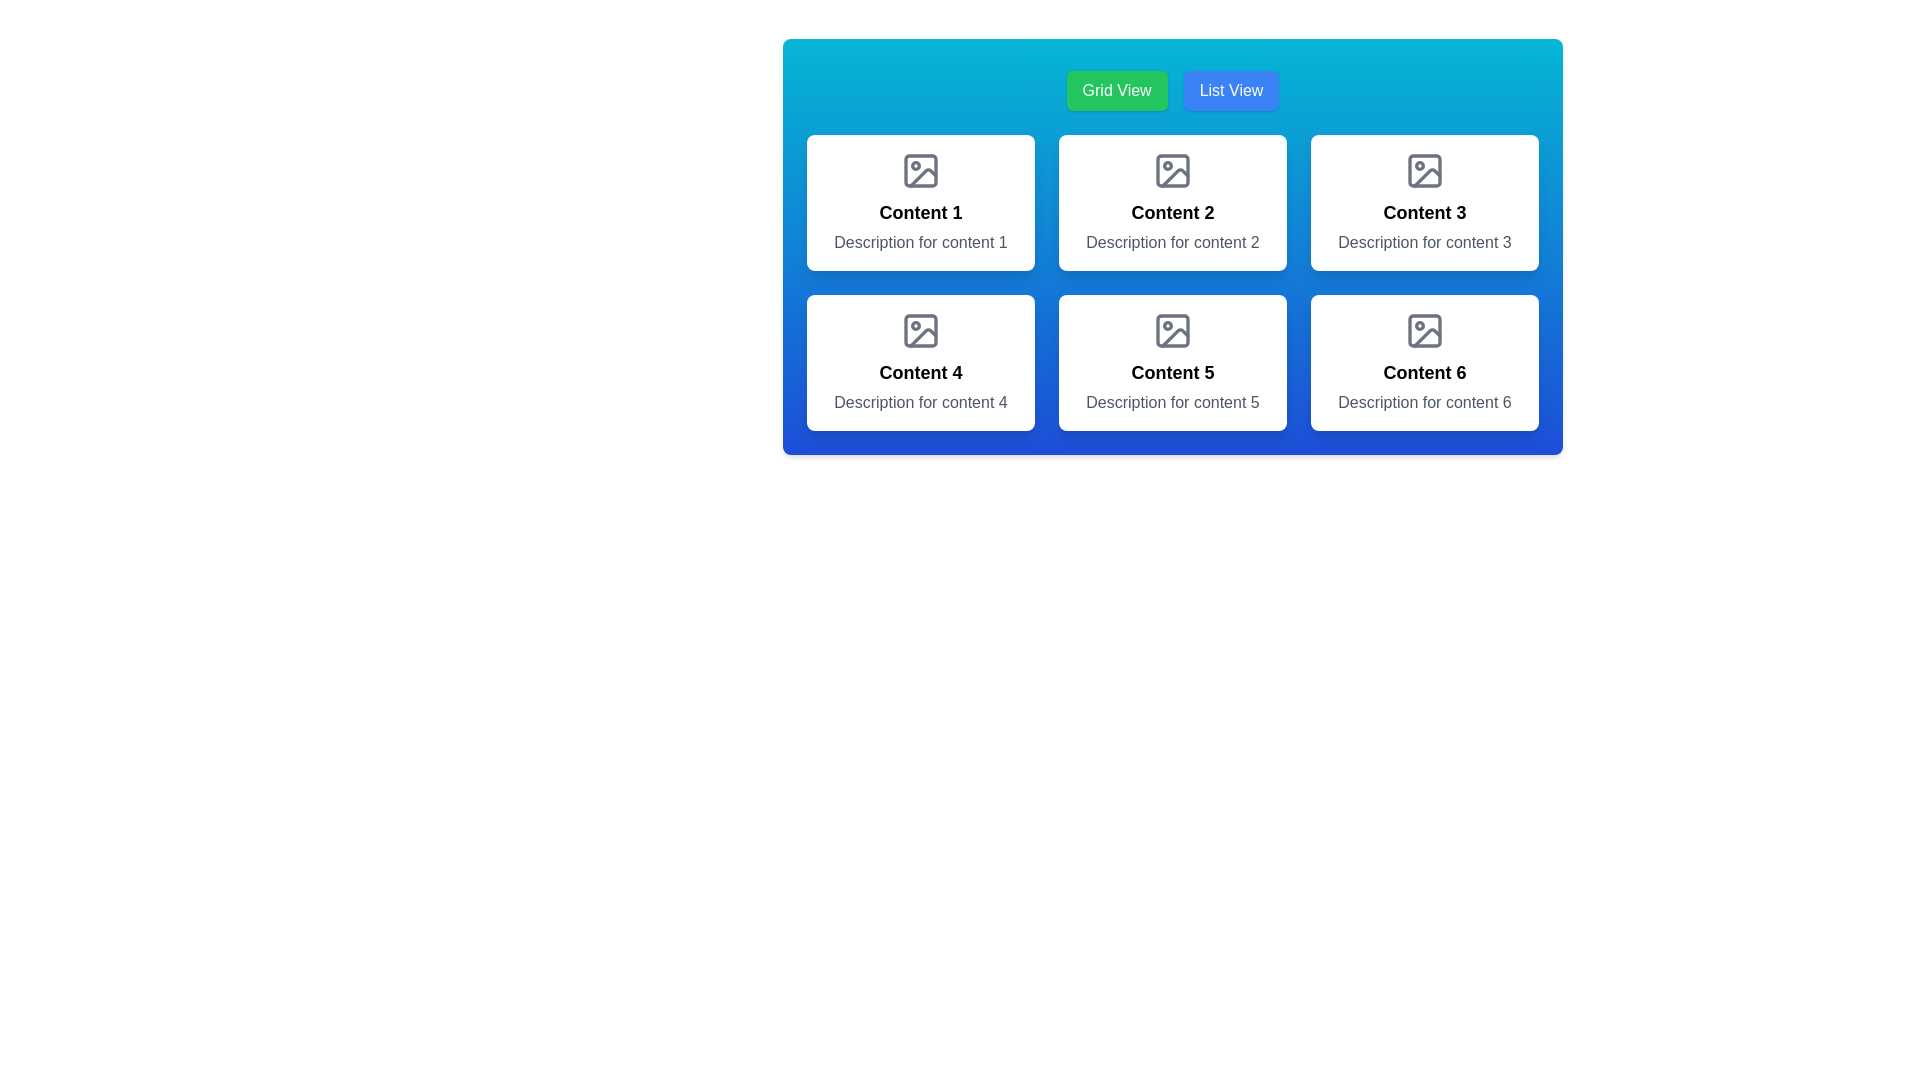  Describe the element at coordinates (1424, 169) in the screenshot. I see `the vector graphic element within the 'Content 3' card, which is part of the image icon placeholder located near the top-left of the card` at that location.